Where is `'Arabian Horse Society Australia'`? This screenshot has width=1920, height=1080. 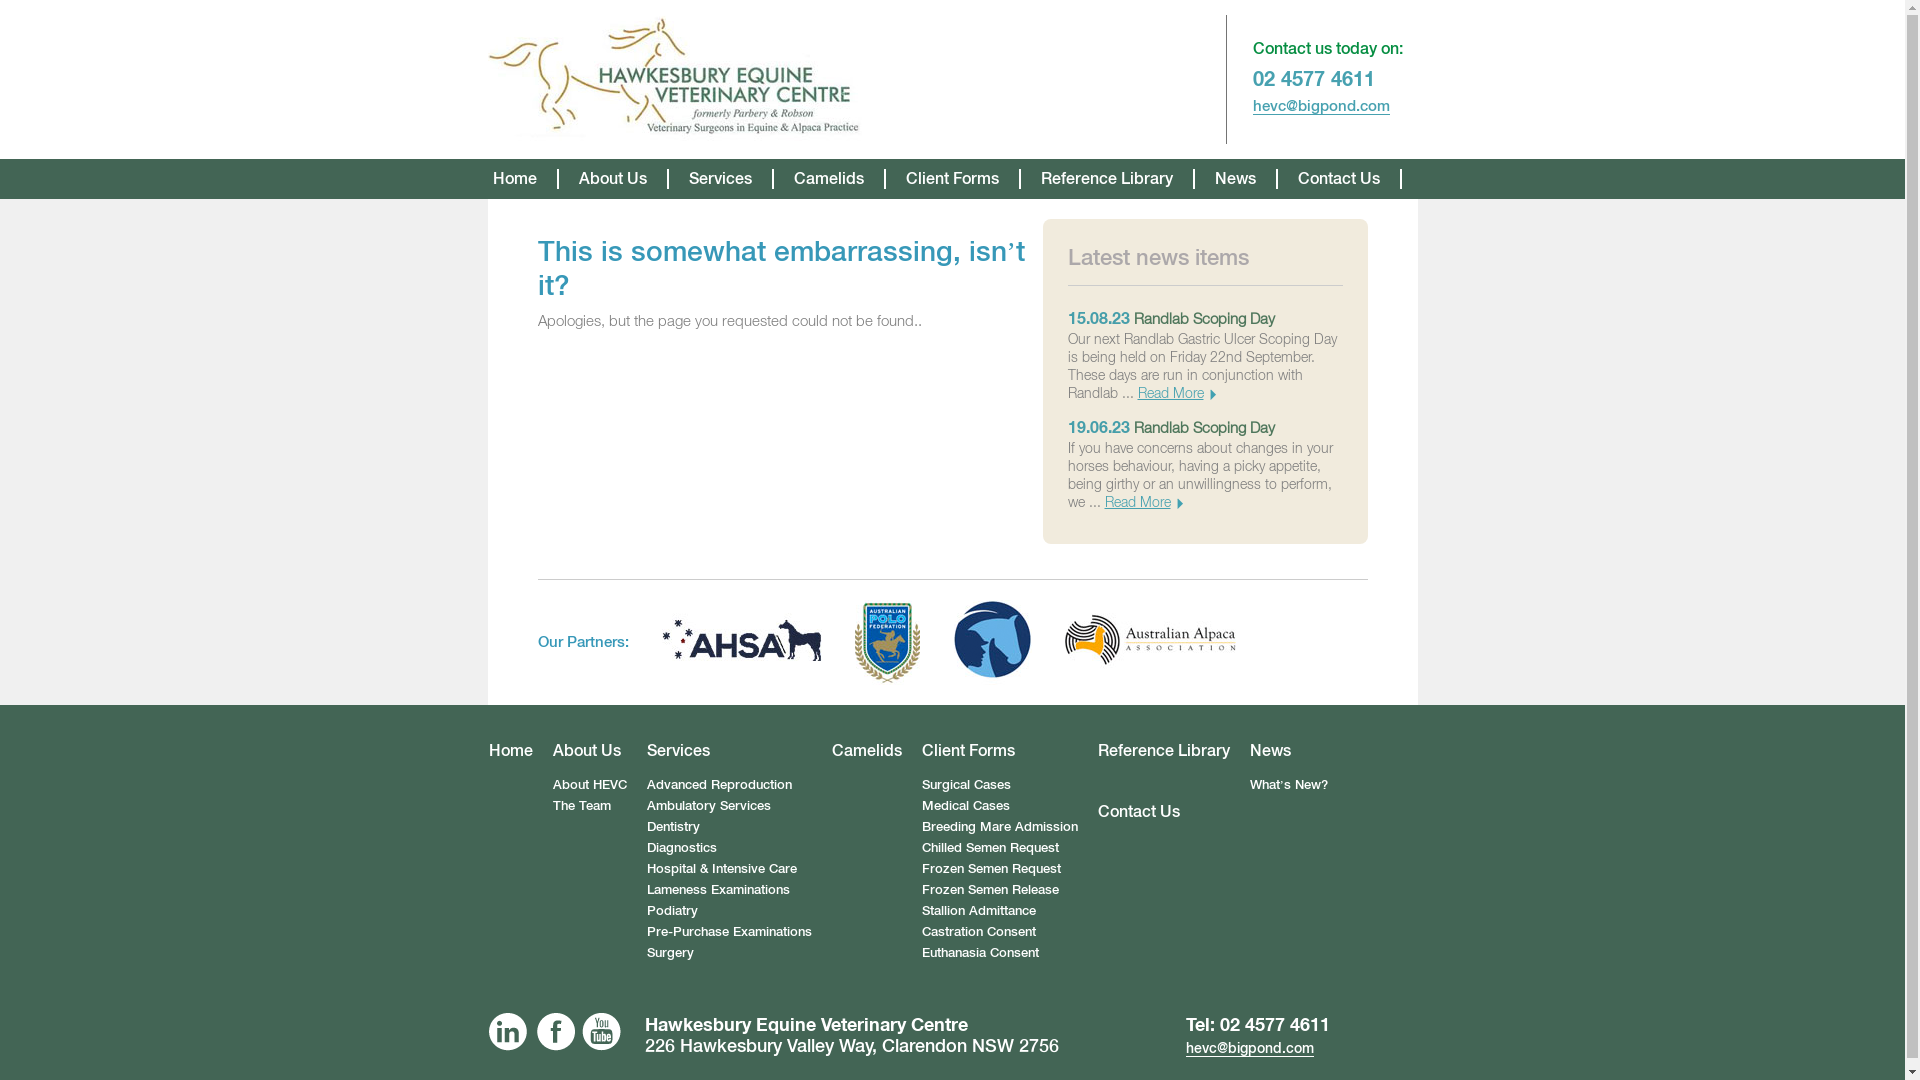
'Arabian Horse Society Australia' is located at coordinates (662, 642).